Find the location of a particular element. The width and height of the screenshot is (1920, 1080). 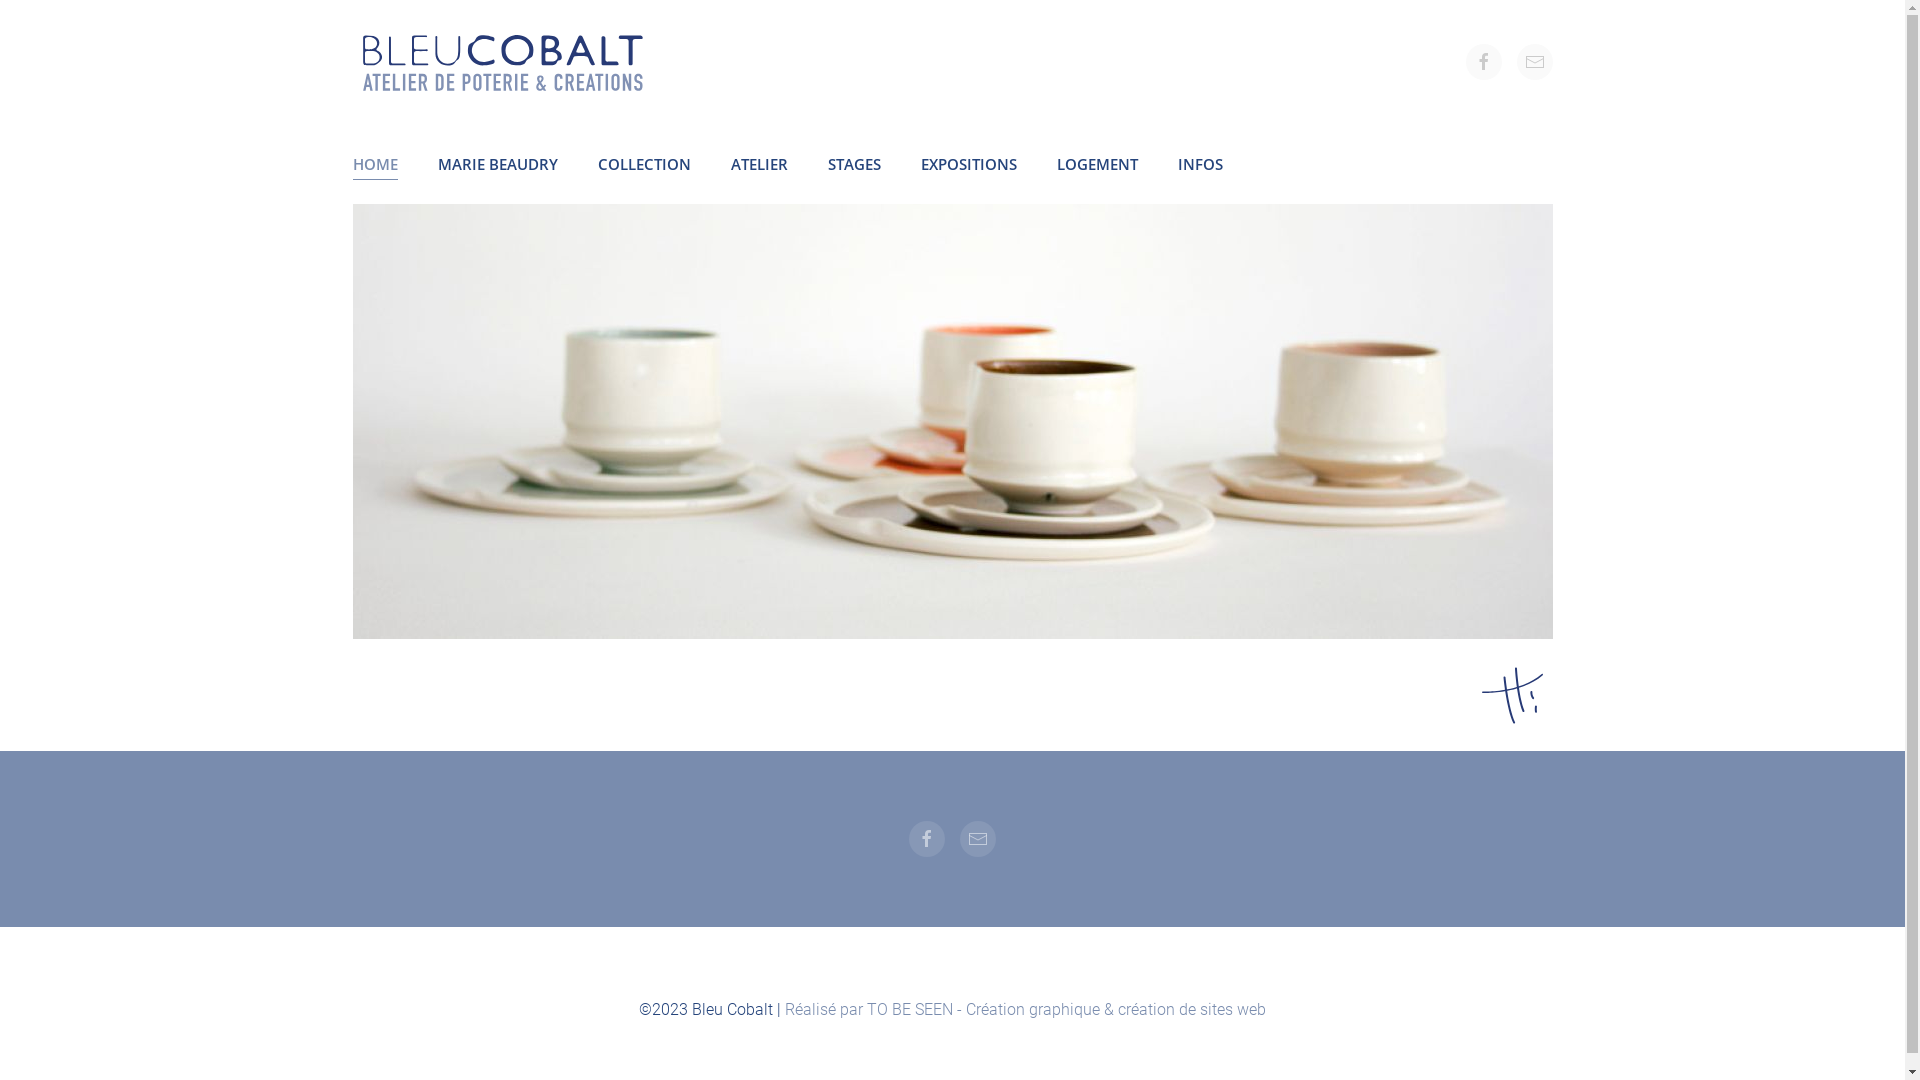

'INFOS' is located at coordinates (1200, 163).